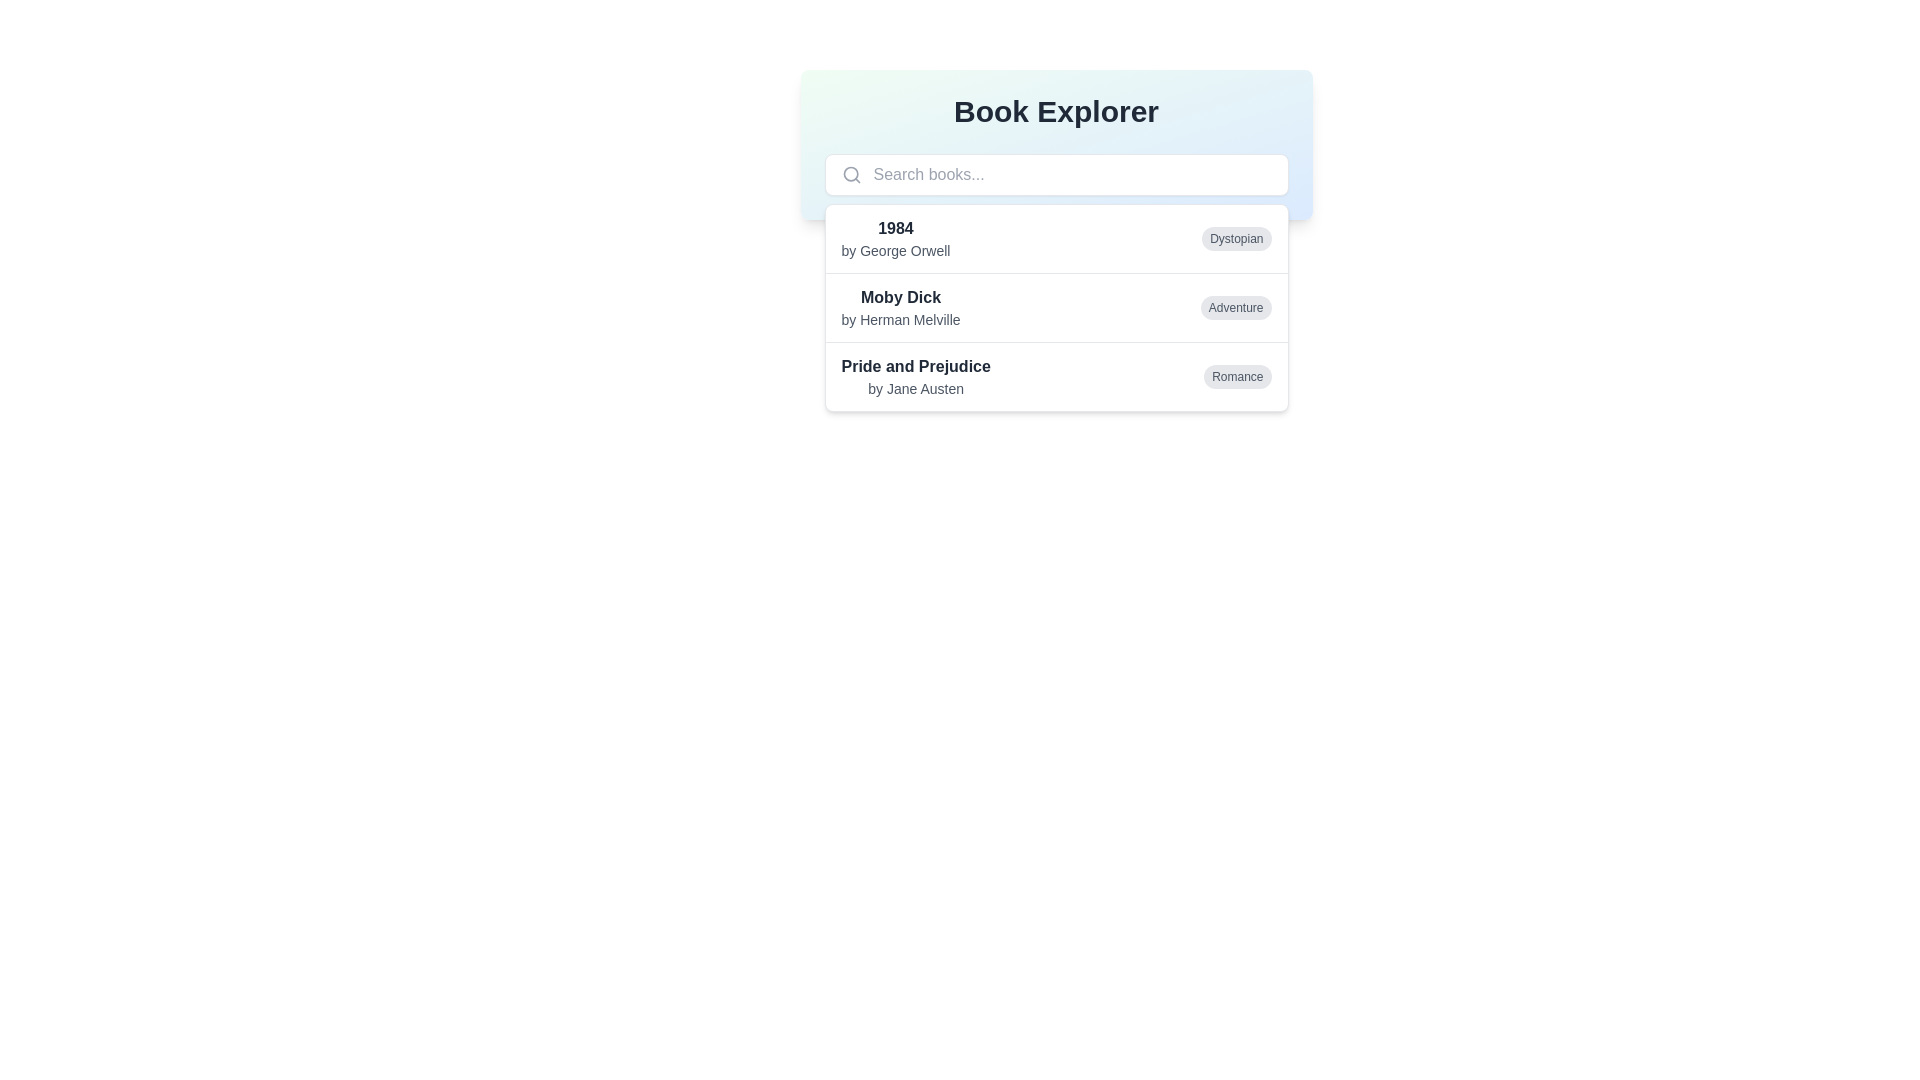  I want to click on the label indicating the genre or category associated with the book entry 'Moby Dick', located on the right-hand side of the middle list item in a vertical list of books, so click(1235, 308).